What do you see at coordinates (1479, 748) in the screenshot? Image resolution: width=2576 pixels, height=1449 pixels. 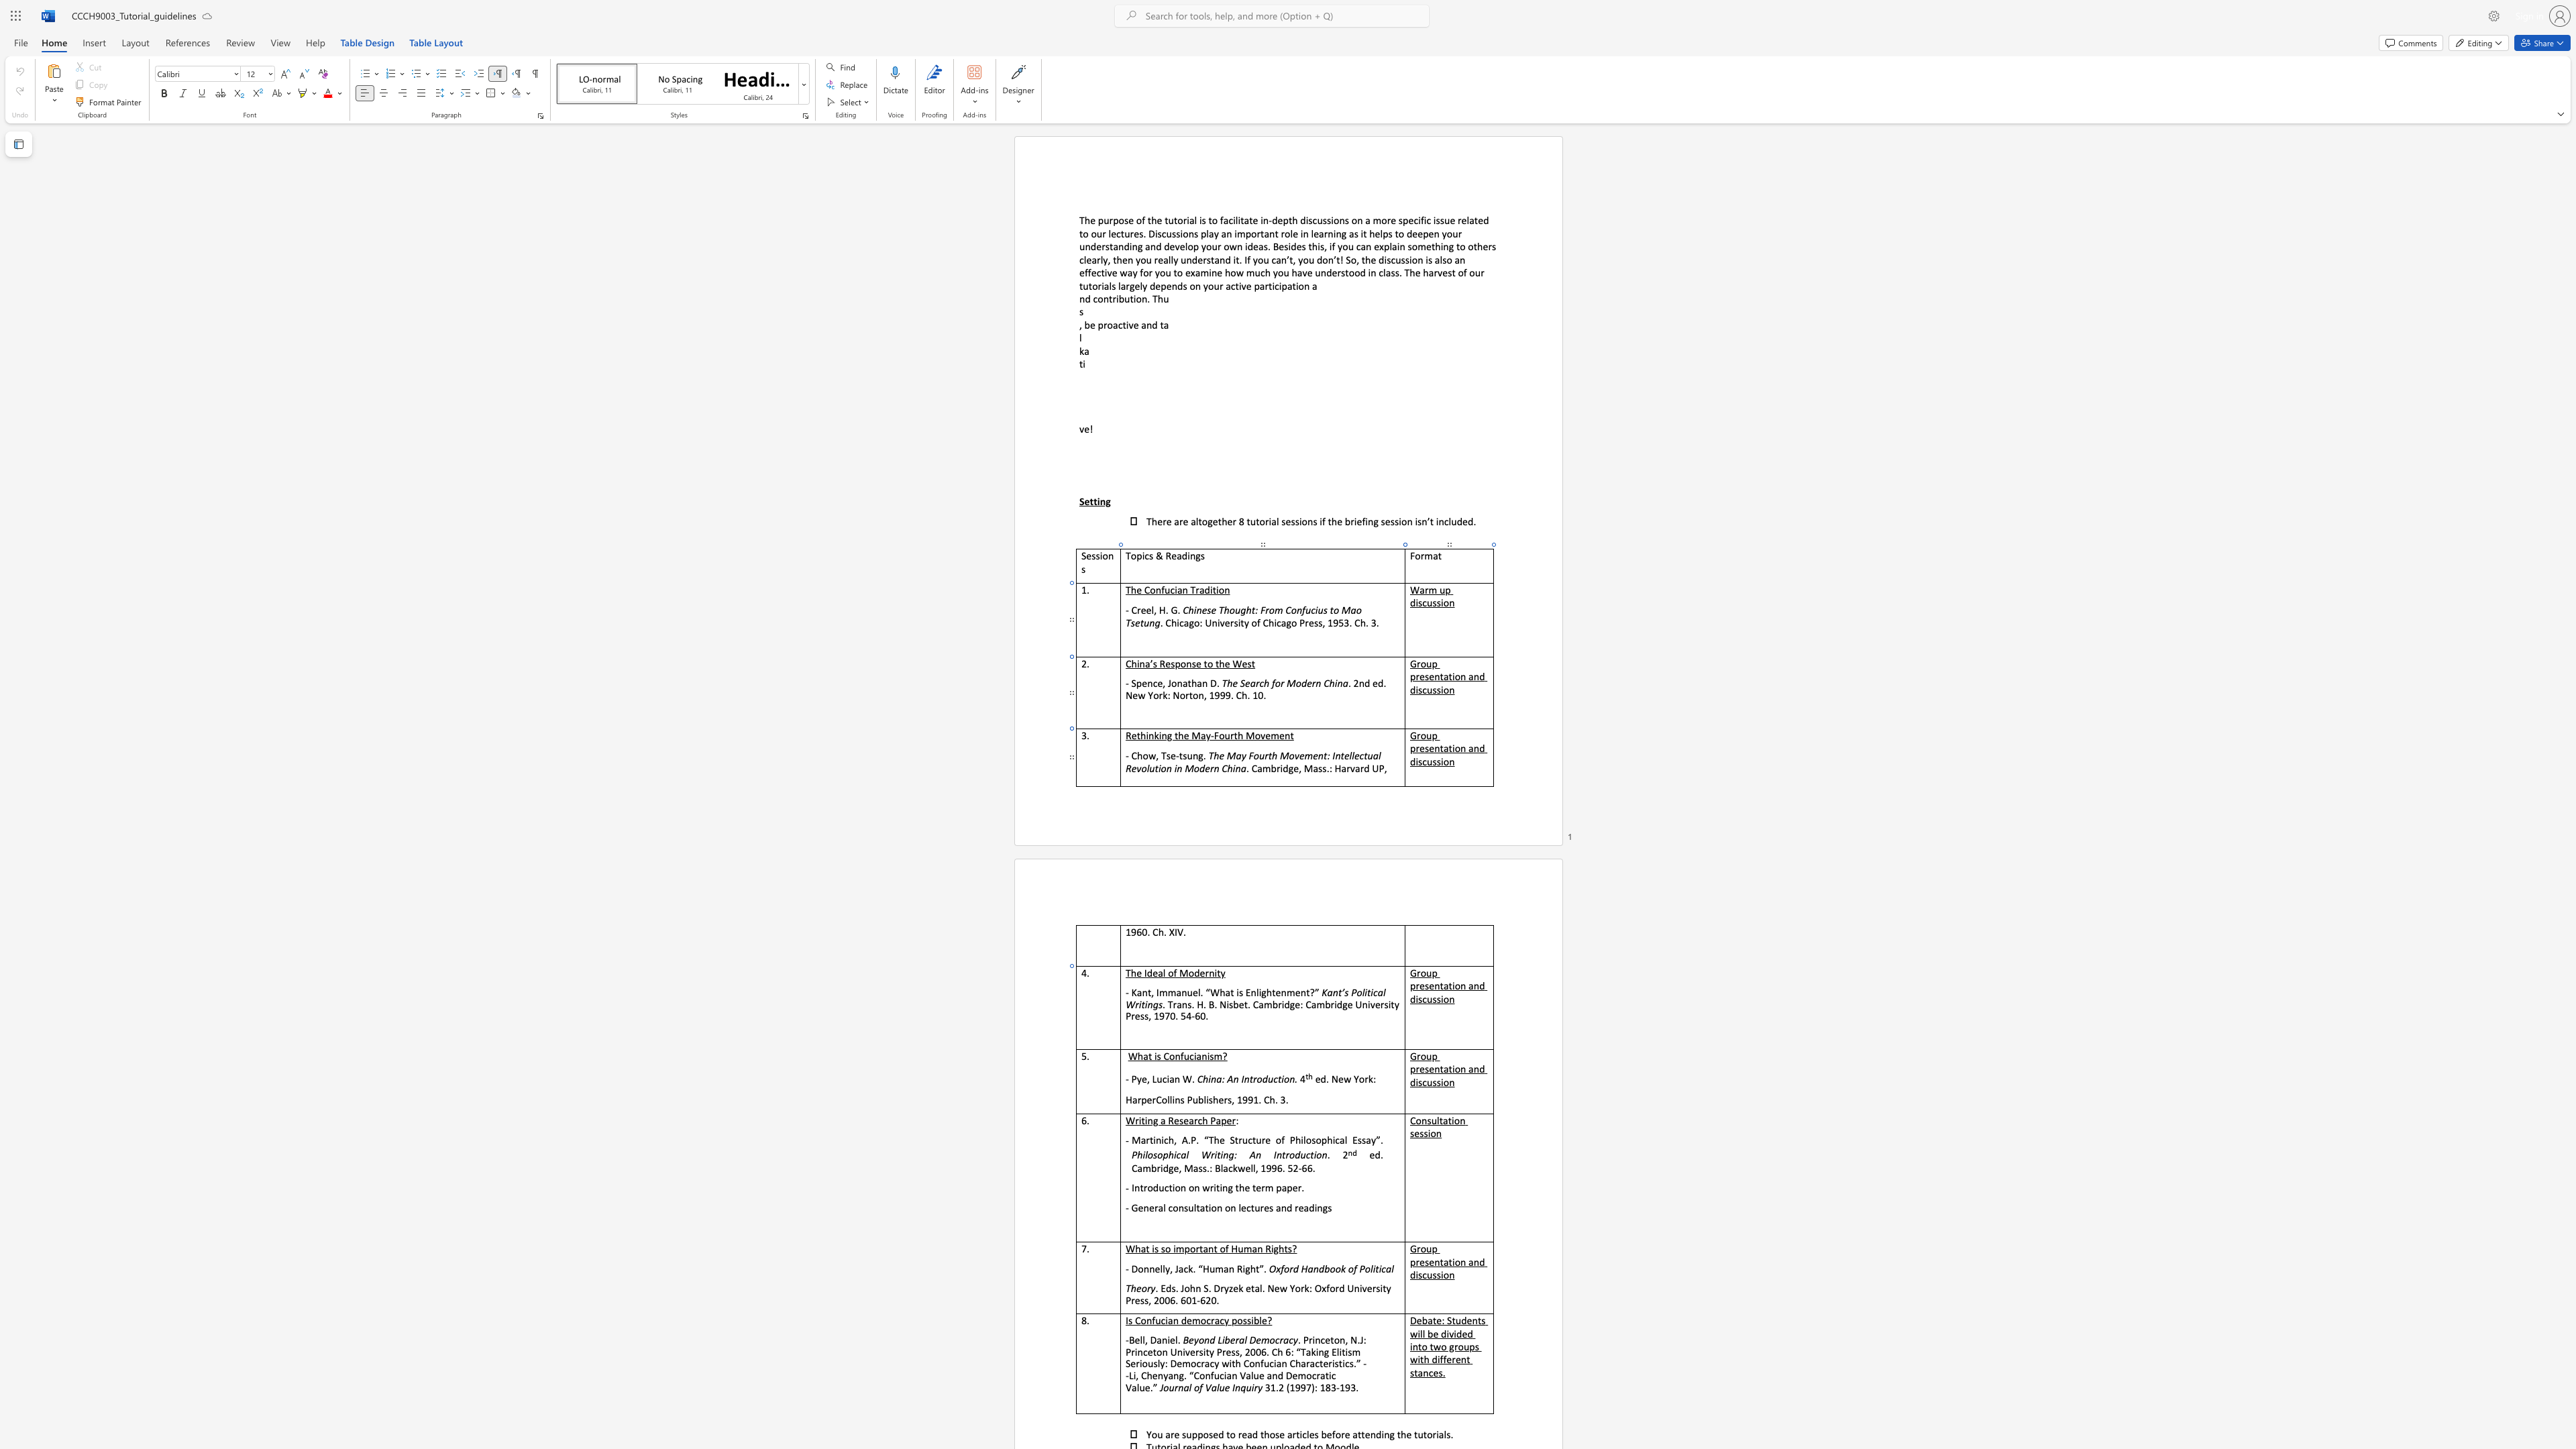 I see `the space between the continuous character "n" and "d" in the text` at bounding box center [1479, 748].